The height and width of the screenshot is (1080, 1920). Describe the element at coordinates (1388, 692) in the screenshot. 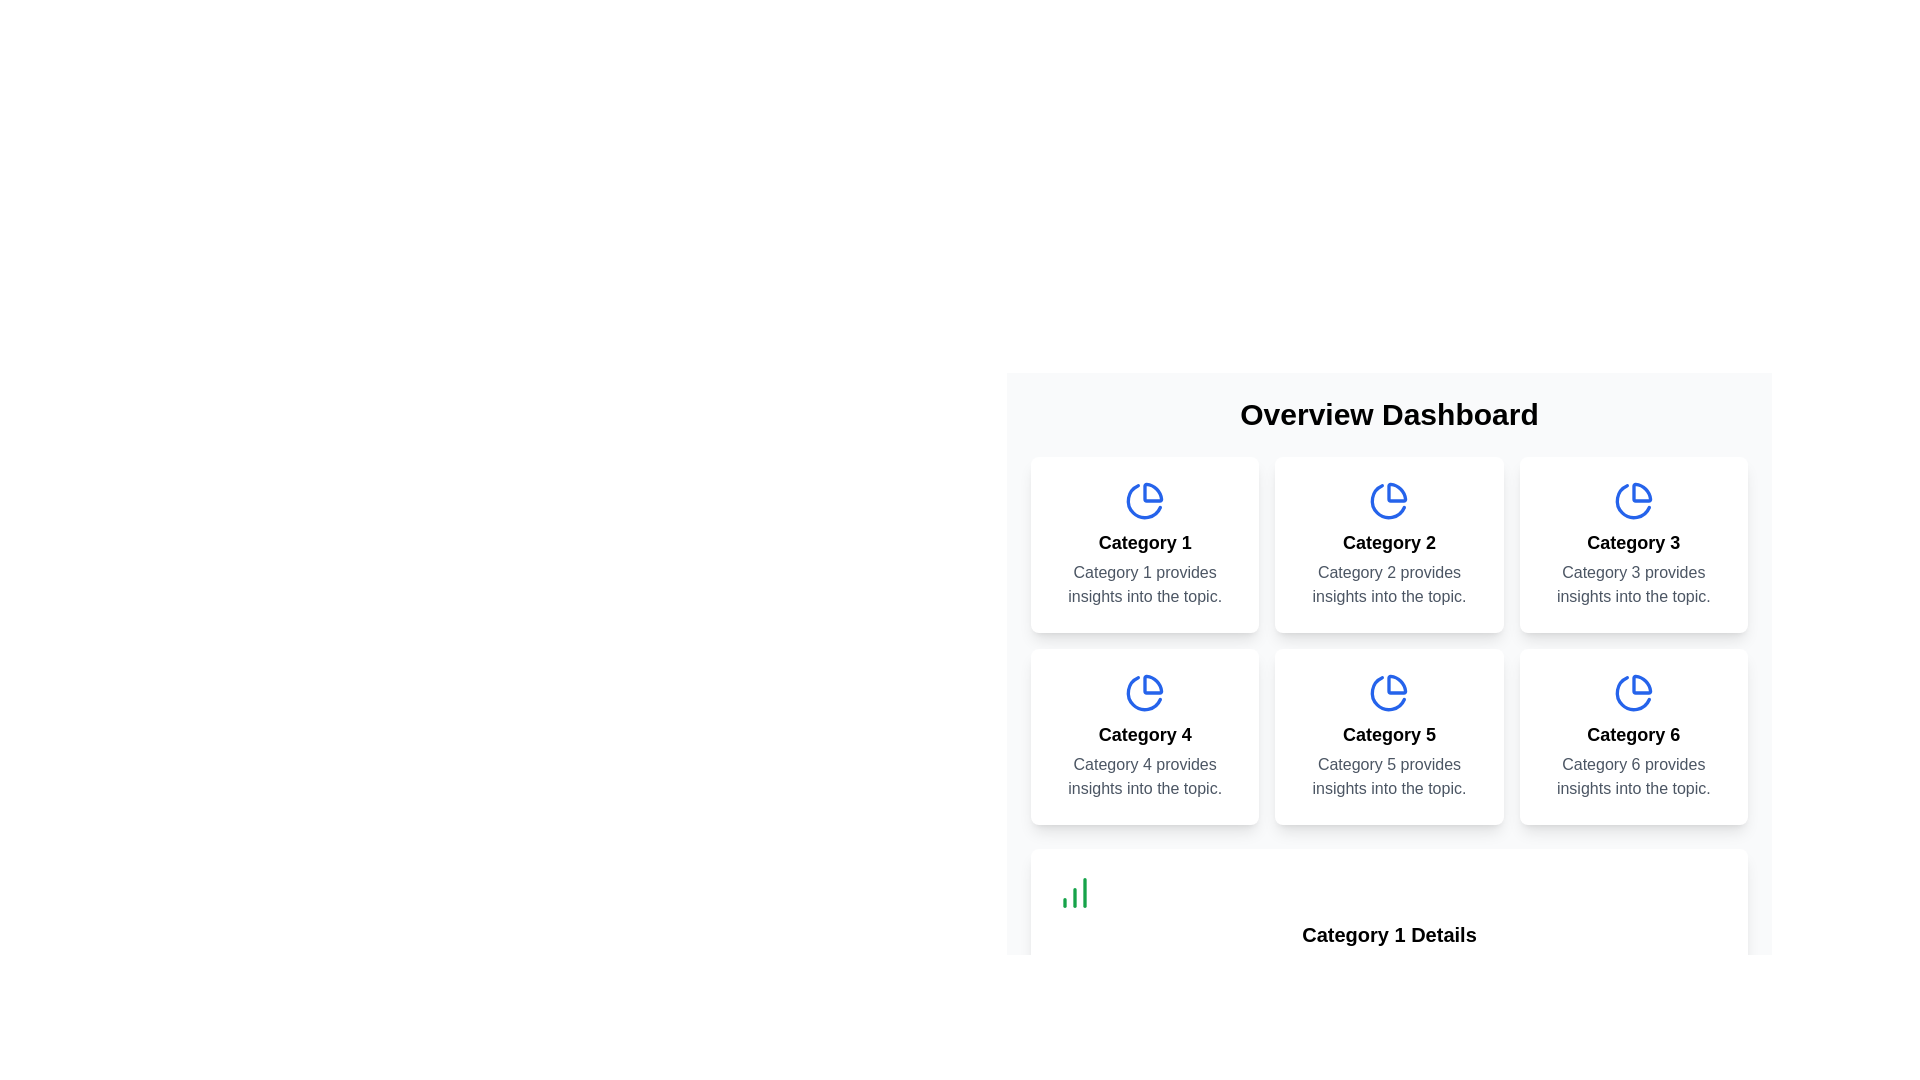

I see `the 'Category 5' icon located in the second row, middle column of the grid layout under the 'Overview Dashboard' heading` at that location.